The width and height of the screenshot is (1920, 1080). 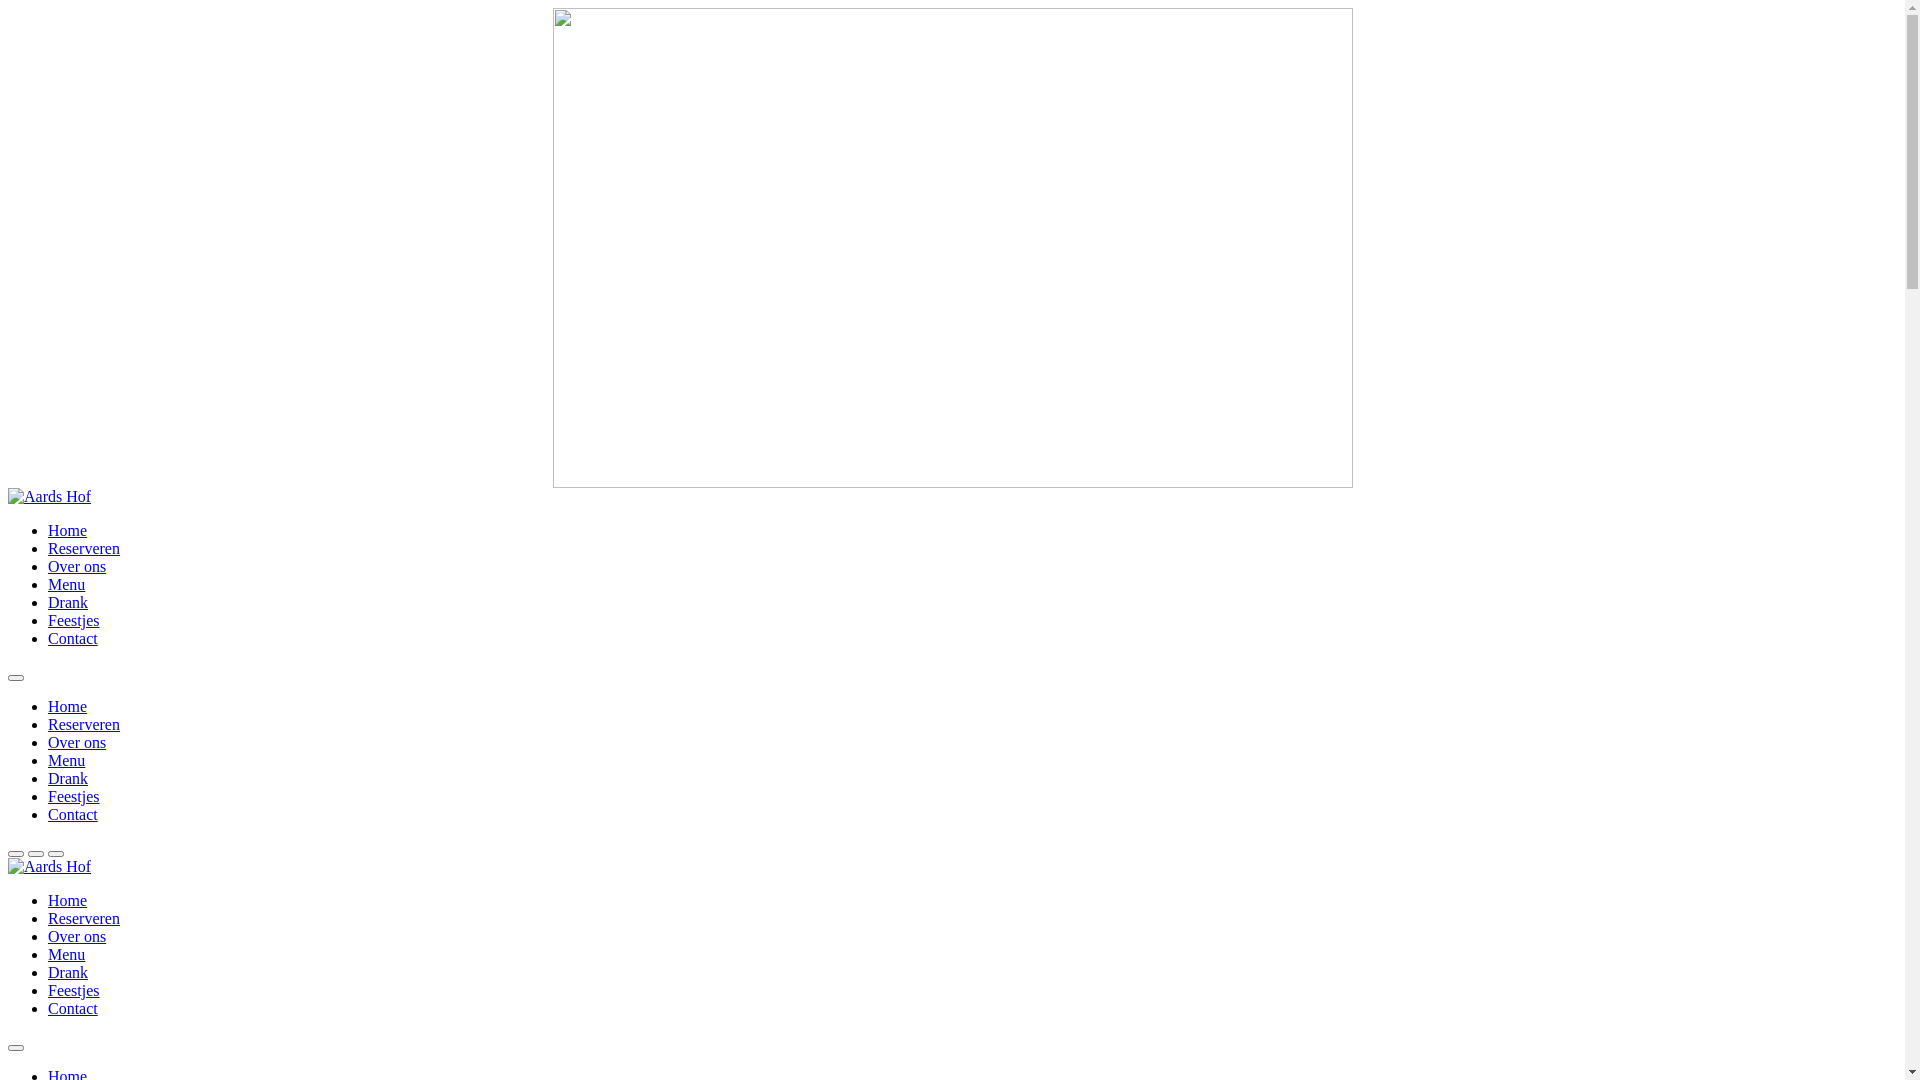 I want to click on 'Home', so click(x=67, y=705).